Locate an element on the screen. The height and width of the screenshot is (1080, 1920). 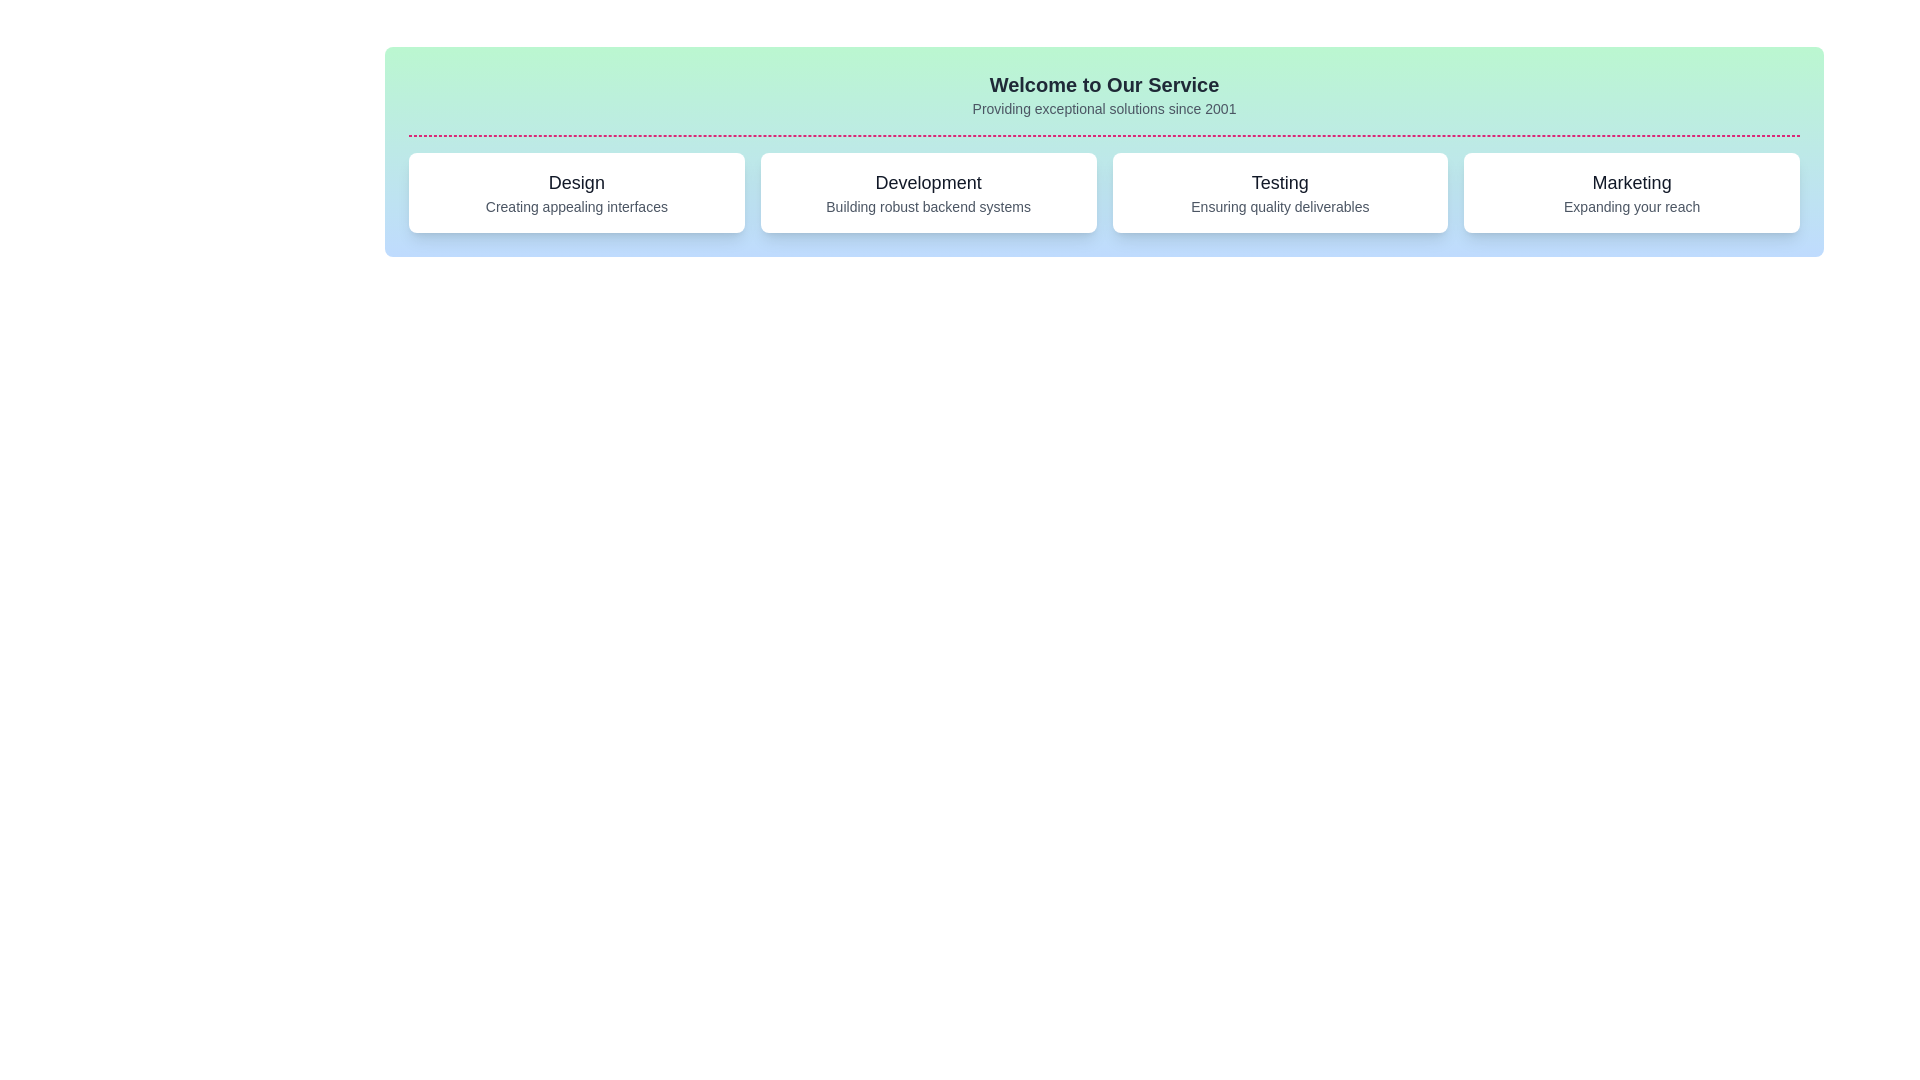
the Informational Card that contains the text 'Design' in bold dark gray and 'Creating appealing interfaces' in lighter gray, which is the first card in a horizontal grid of four cards below the title 'Welcome to Our Service' is located at coordinates (575, 192).